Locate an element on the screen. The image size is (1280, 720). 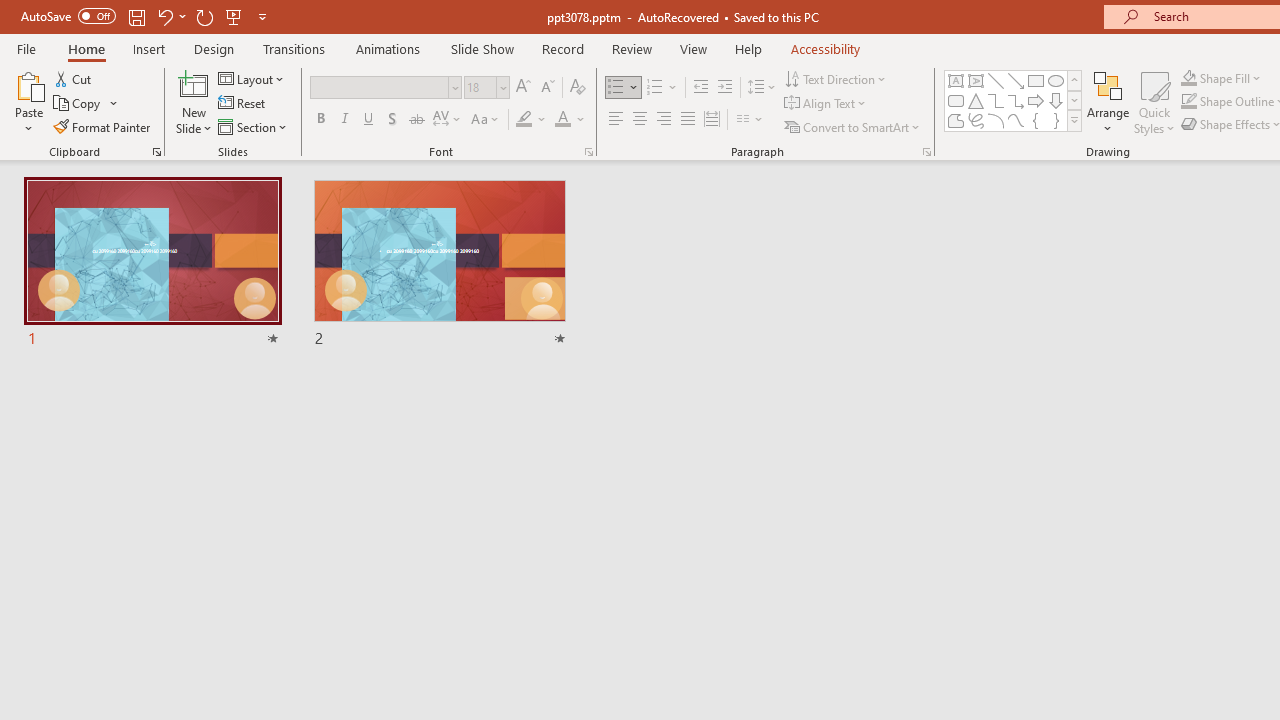
'Center' is located at coordinates (640, 119).